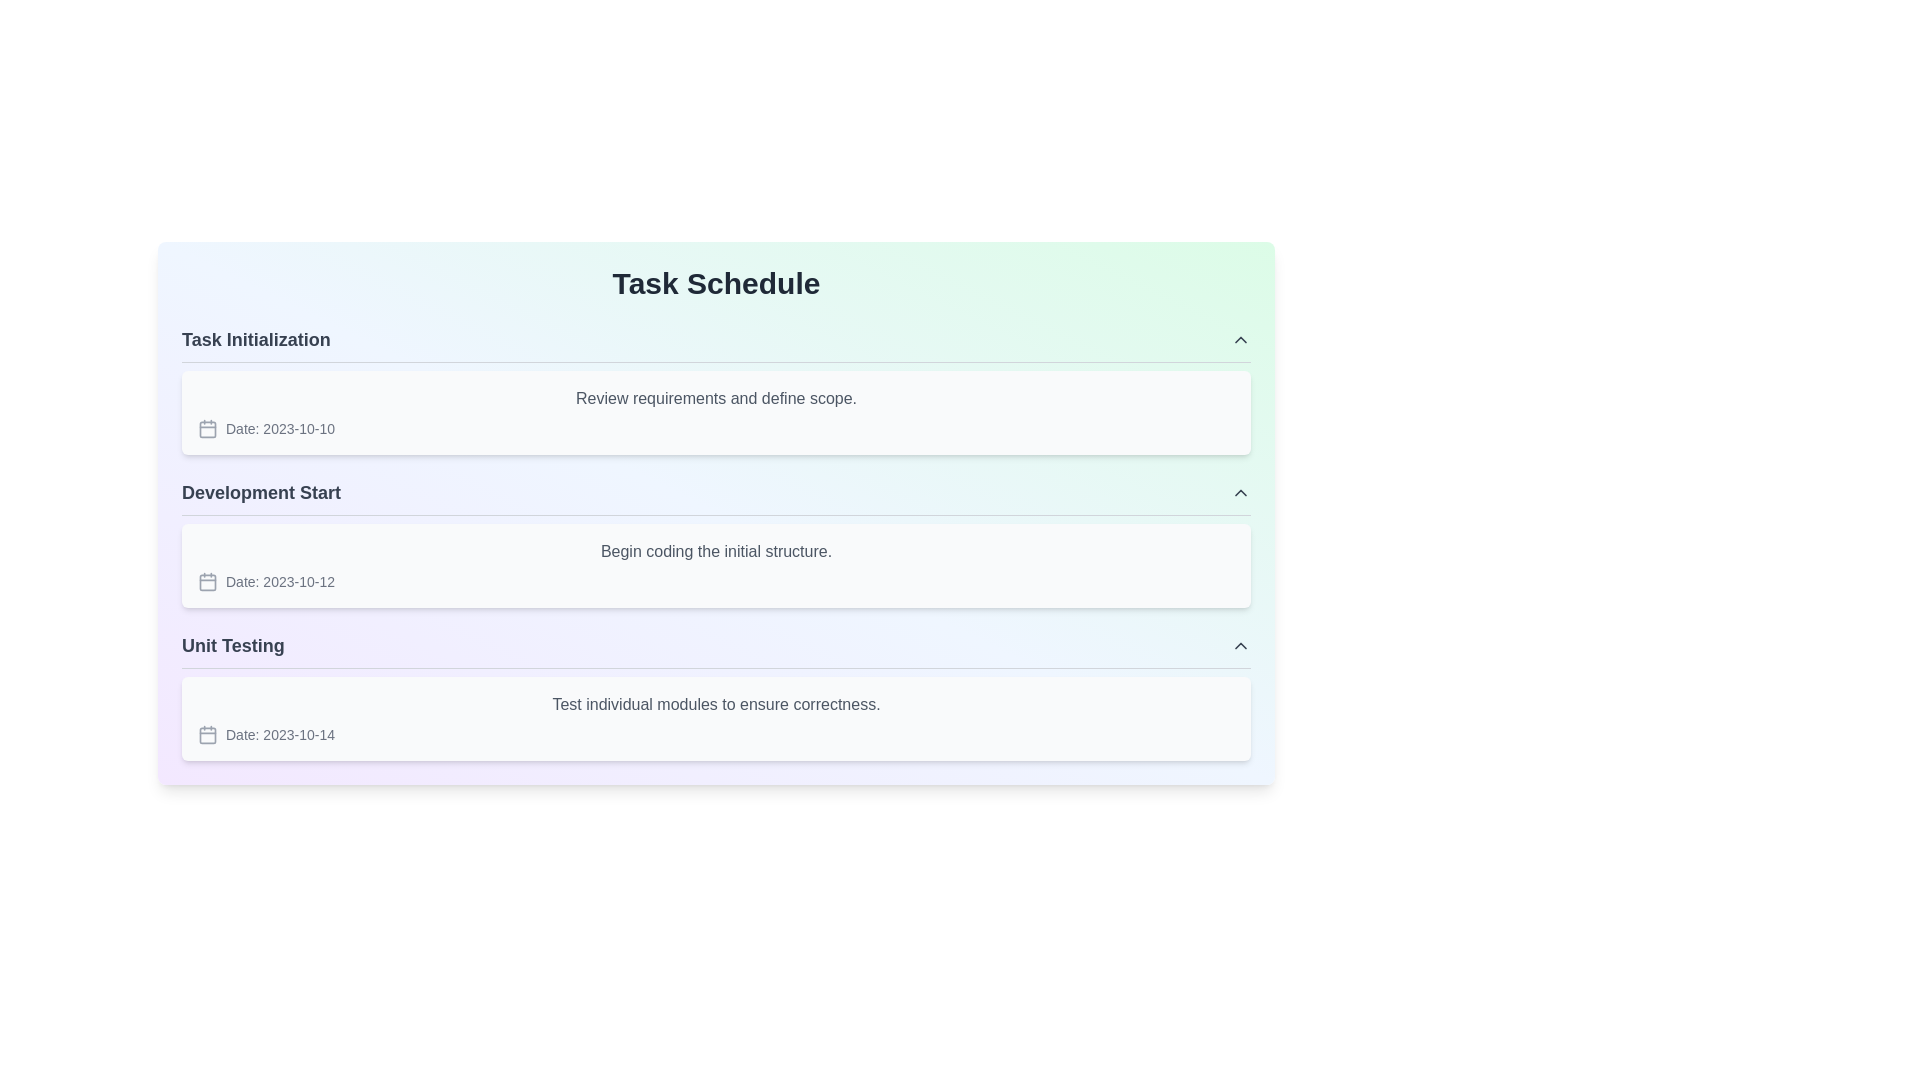  Describe the element at coordinates (1240, 493) in the screenshot. I see `the upward-pointing chevron icon button in the 'Development Start' section header` at that location.